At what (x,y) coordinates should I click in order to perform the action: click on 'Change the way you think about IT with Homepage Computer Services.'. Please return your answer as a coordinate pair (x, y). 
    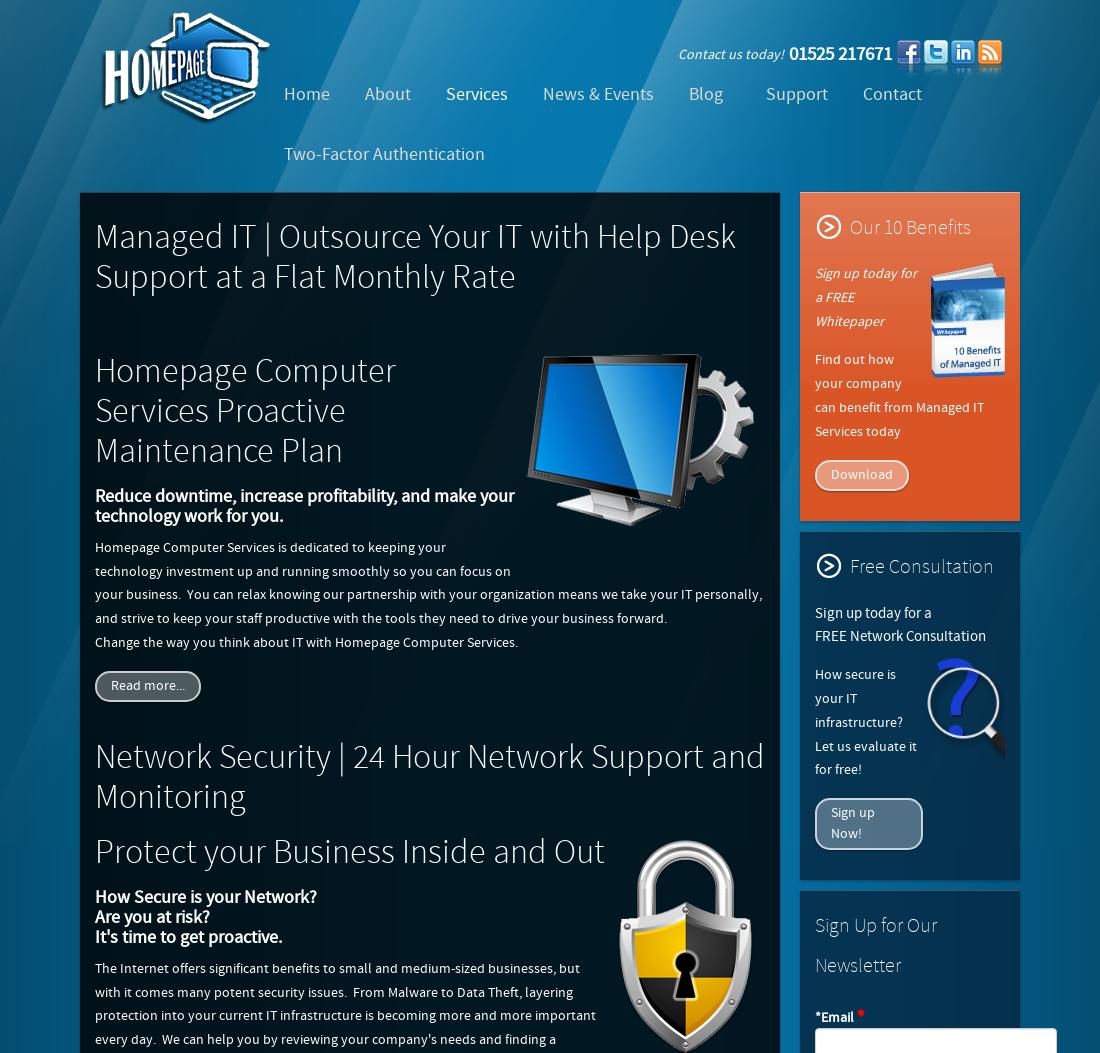
    Looking at the image, I should click on (305, 641).